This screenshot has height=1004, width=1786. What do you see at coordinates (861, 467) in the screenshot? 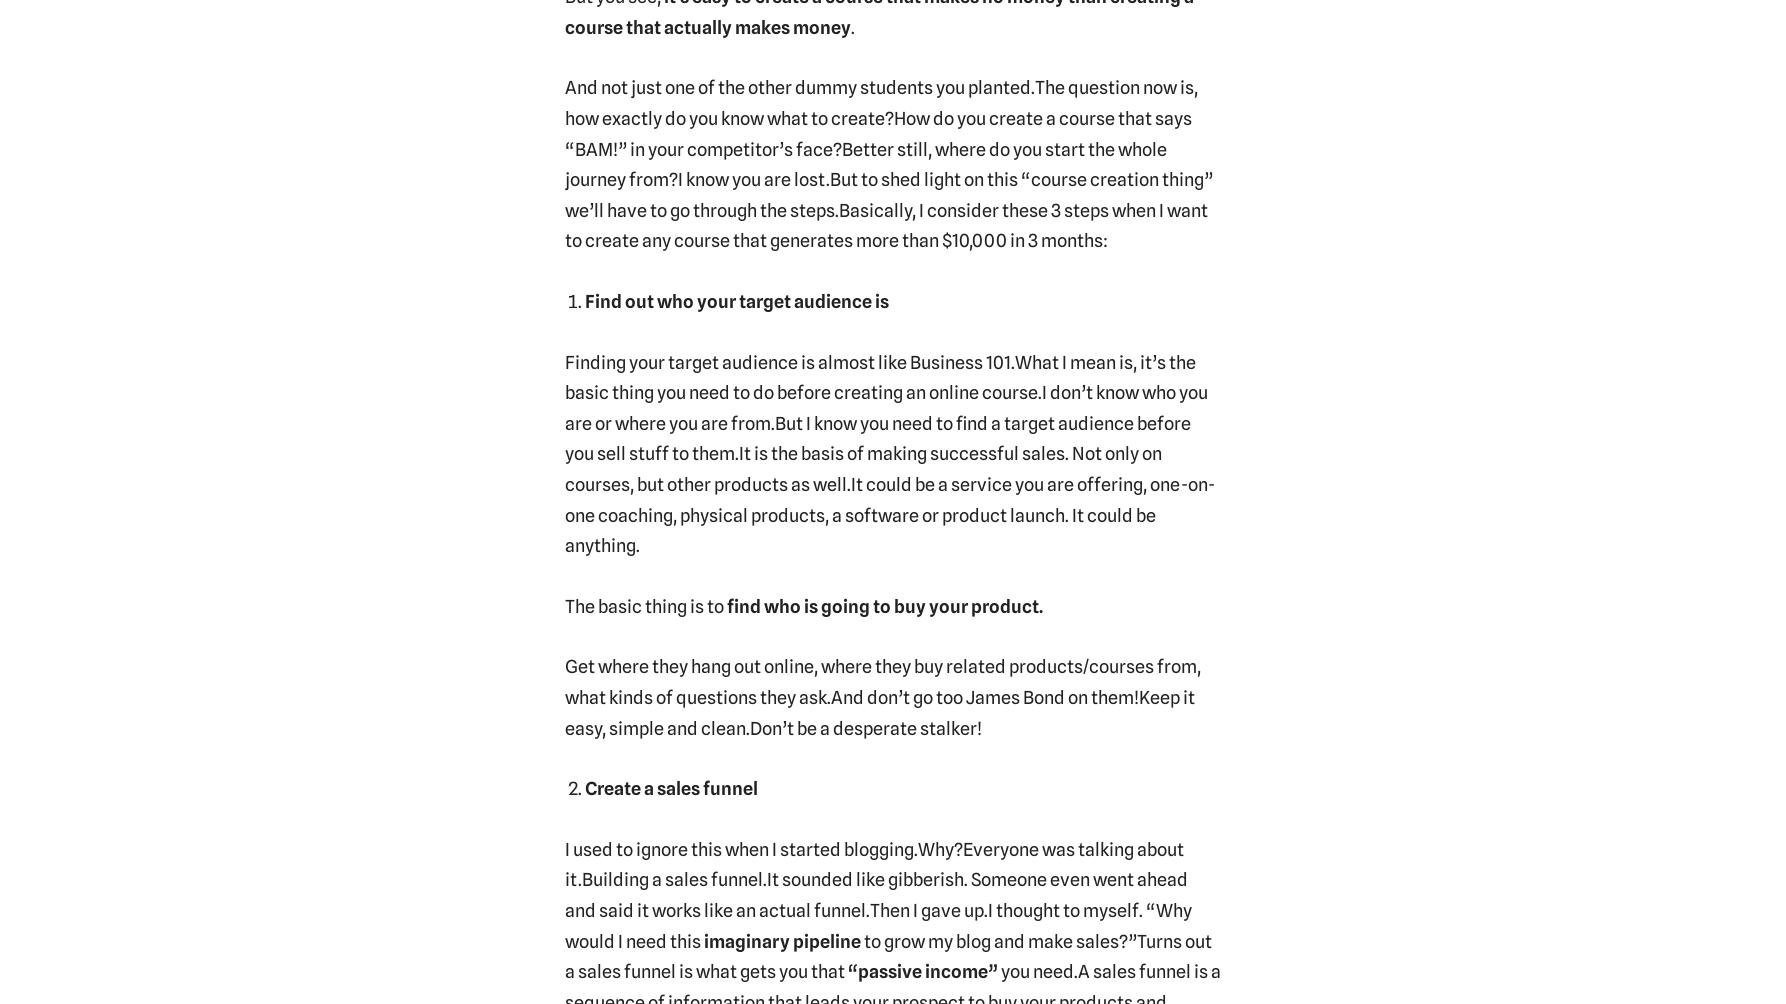
I see `'It is the basis of making successful sales. Not only on courses, but other products as well.'` at bounding box center [861, 467].